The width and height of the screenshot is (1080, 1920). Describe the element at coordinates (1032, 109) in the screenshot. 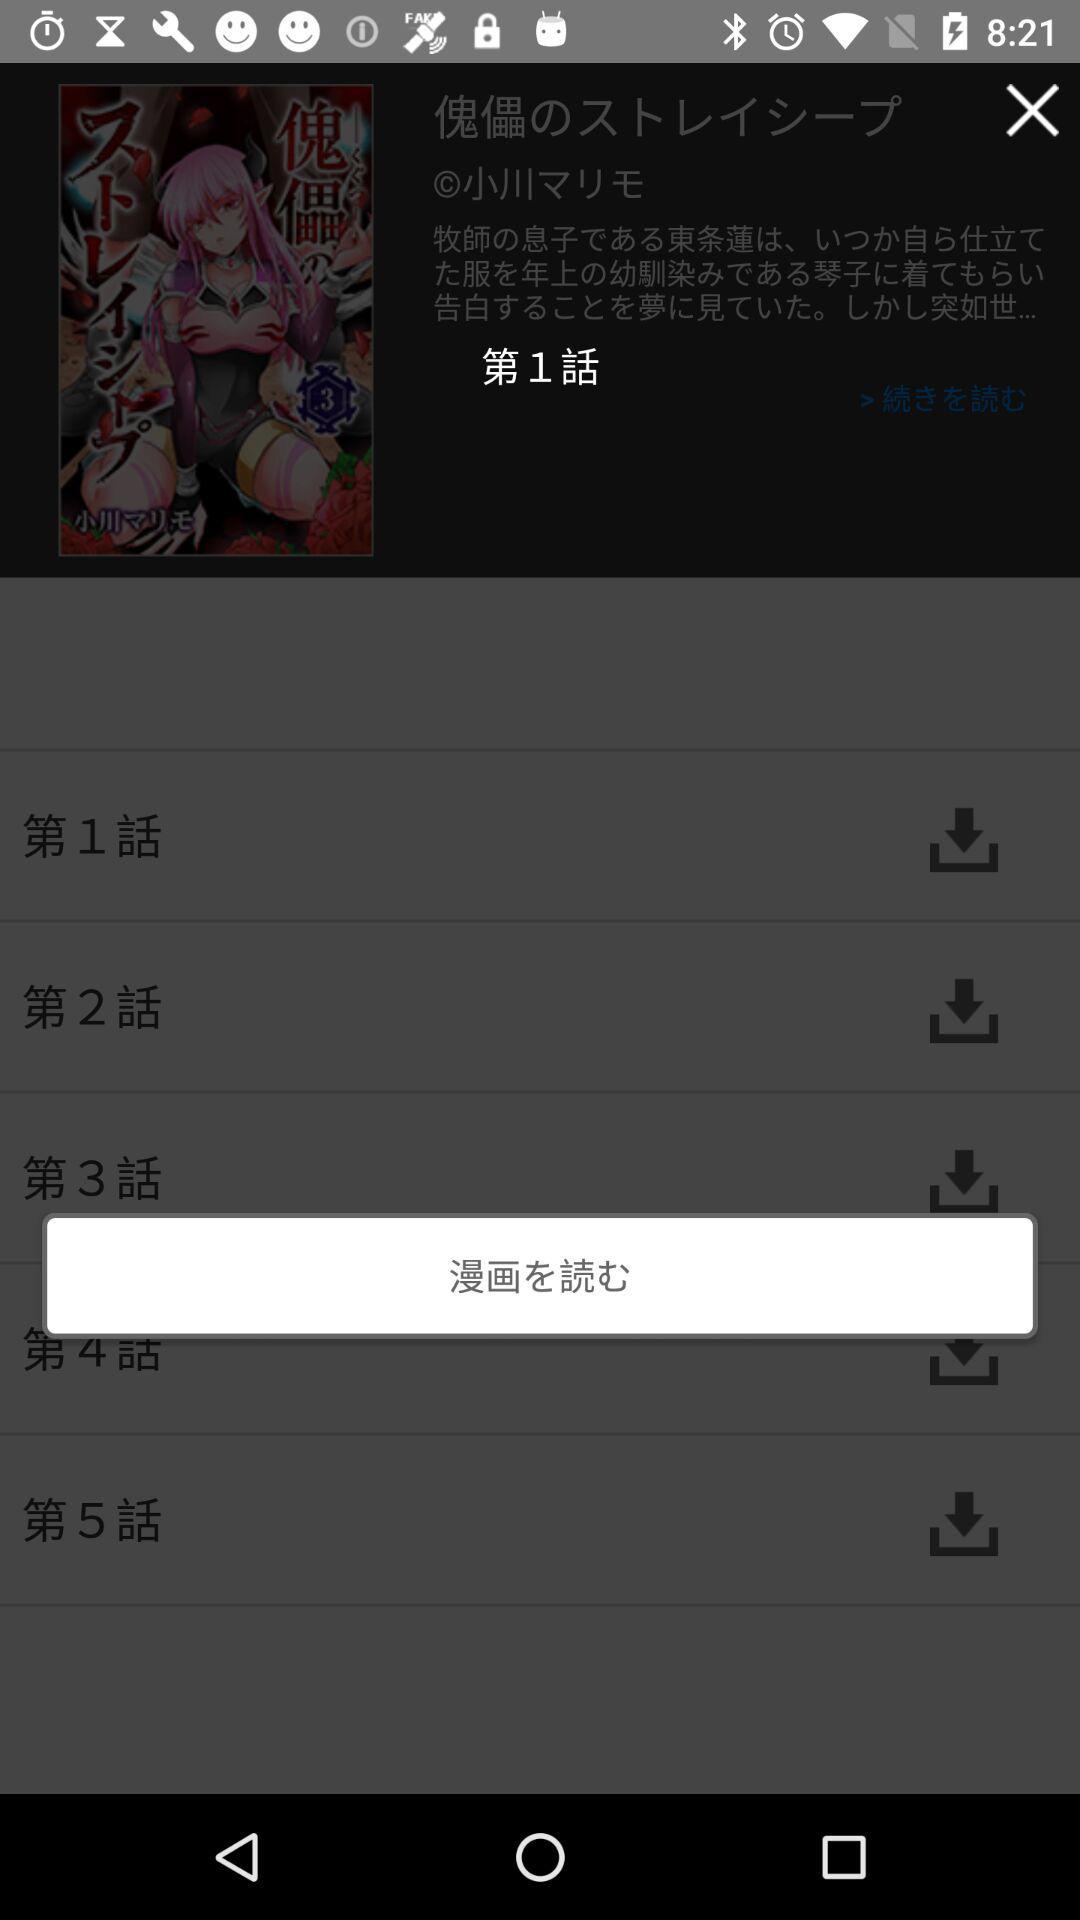

I see `the item at the top right corner` at that location.